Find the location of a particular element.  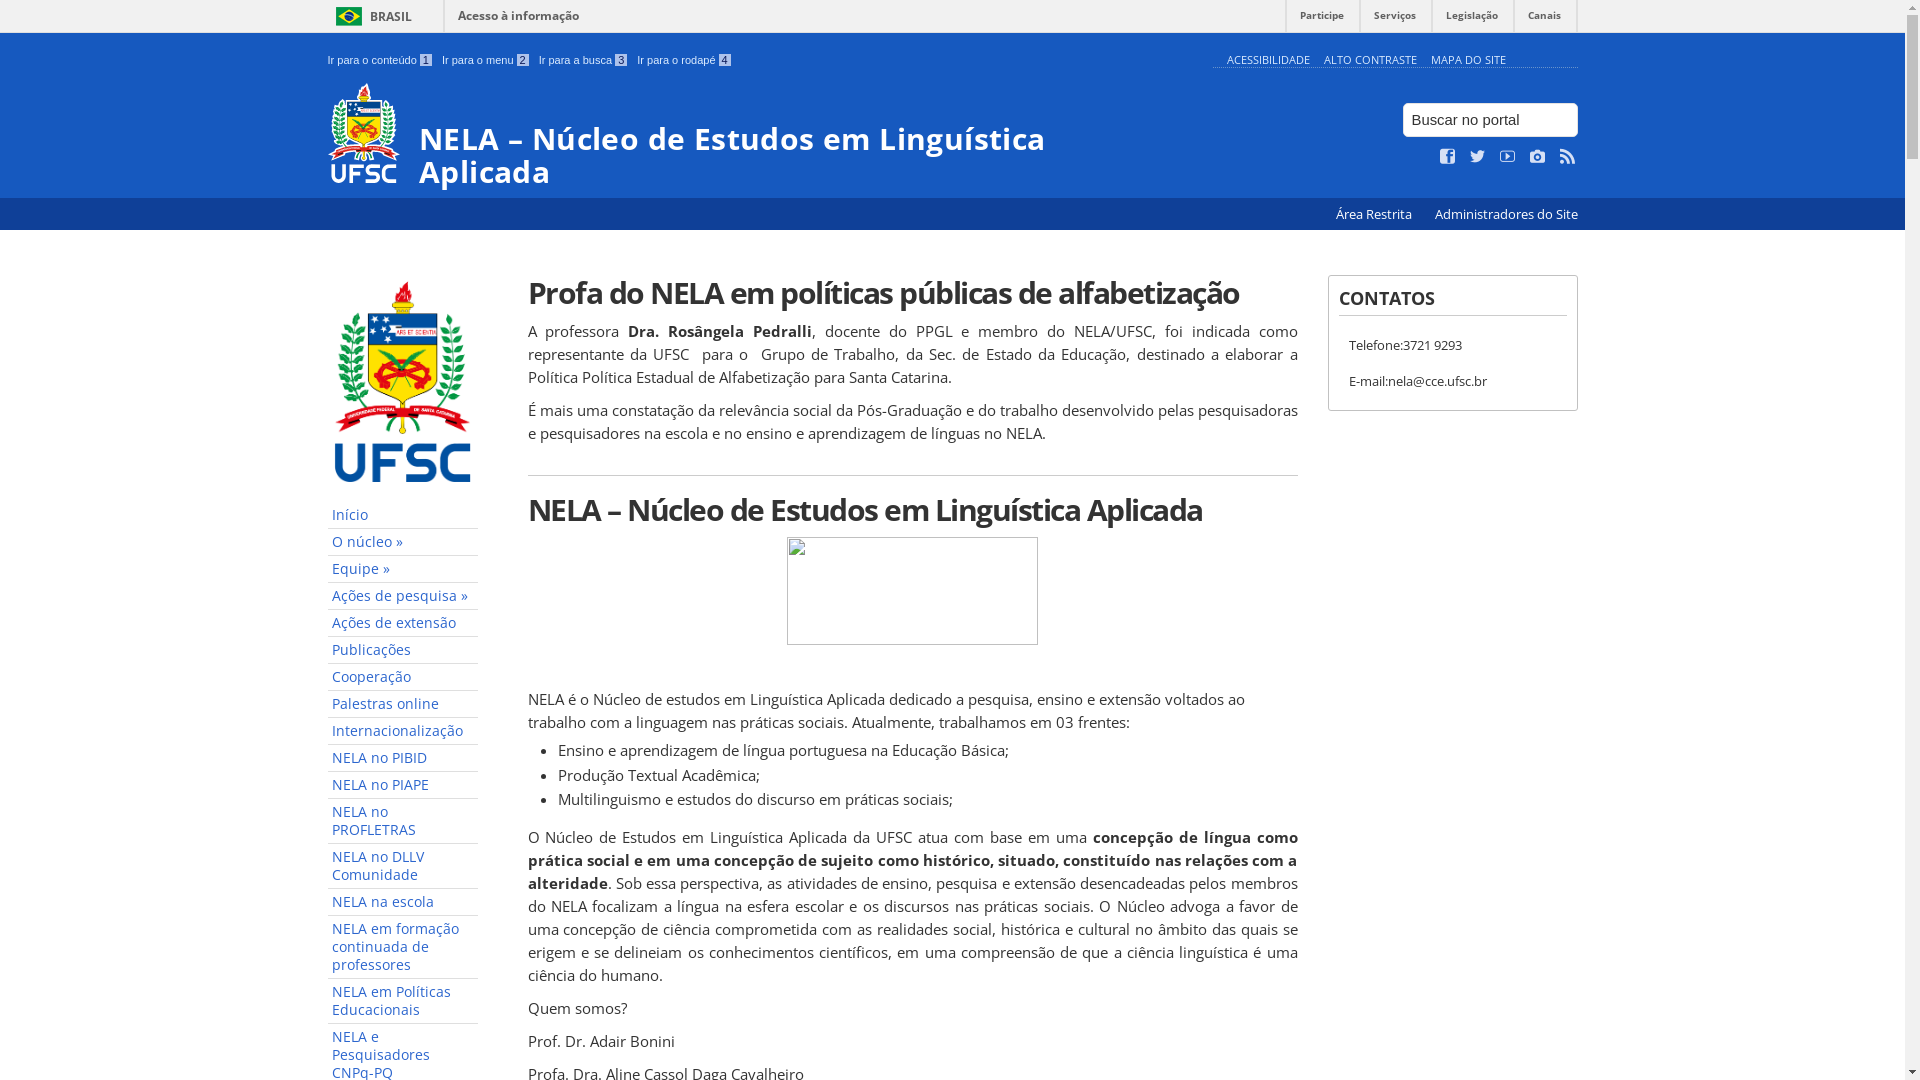

'BRASIL' is located at coordinates (327, 16).